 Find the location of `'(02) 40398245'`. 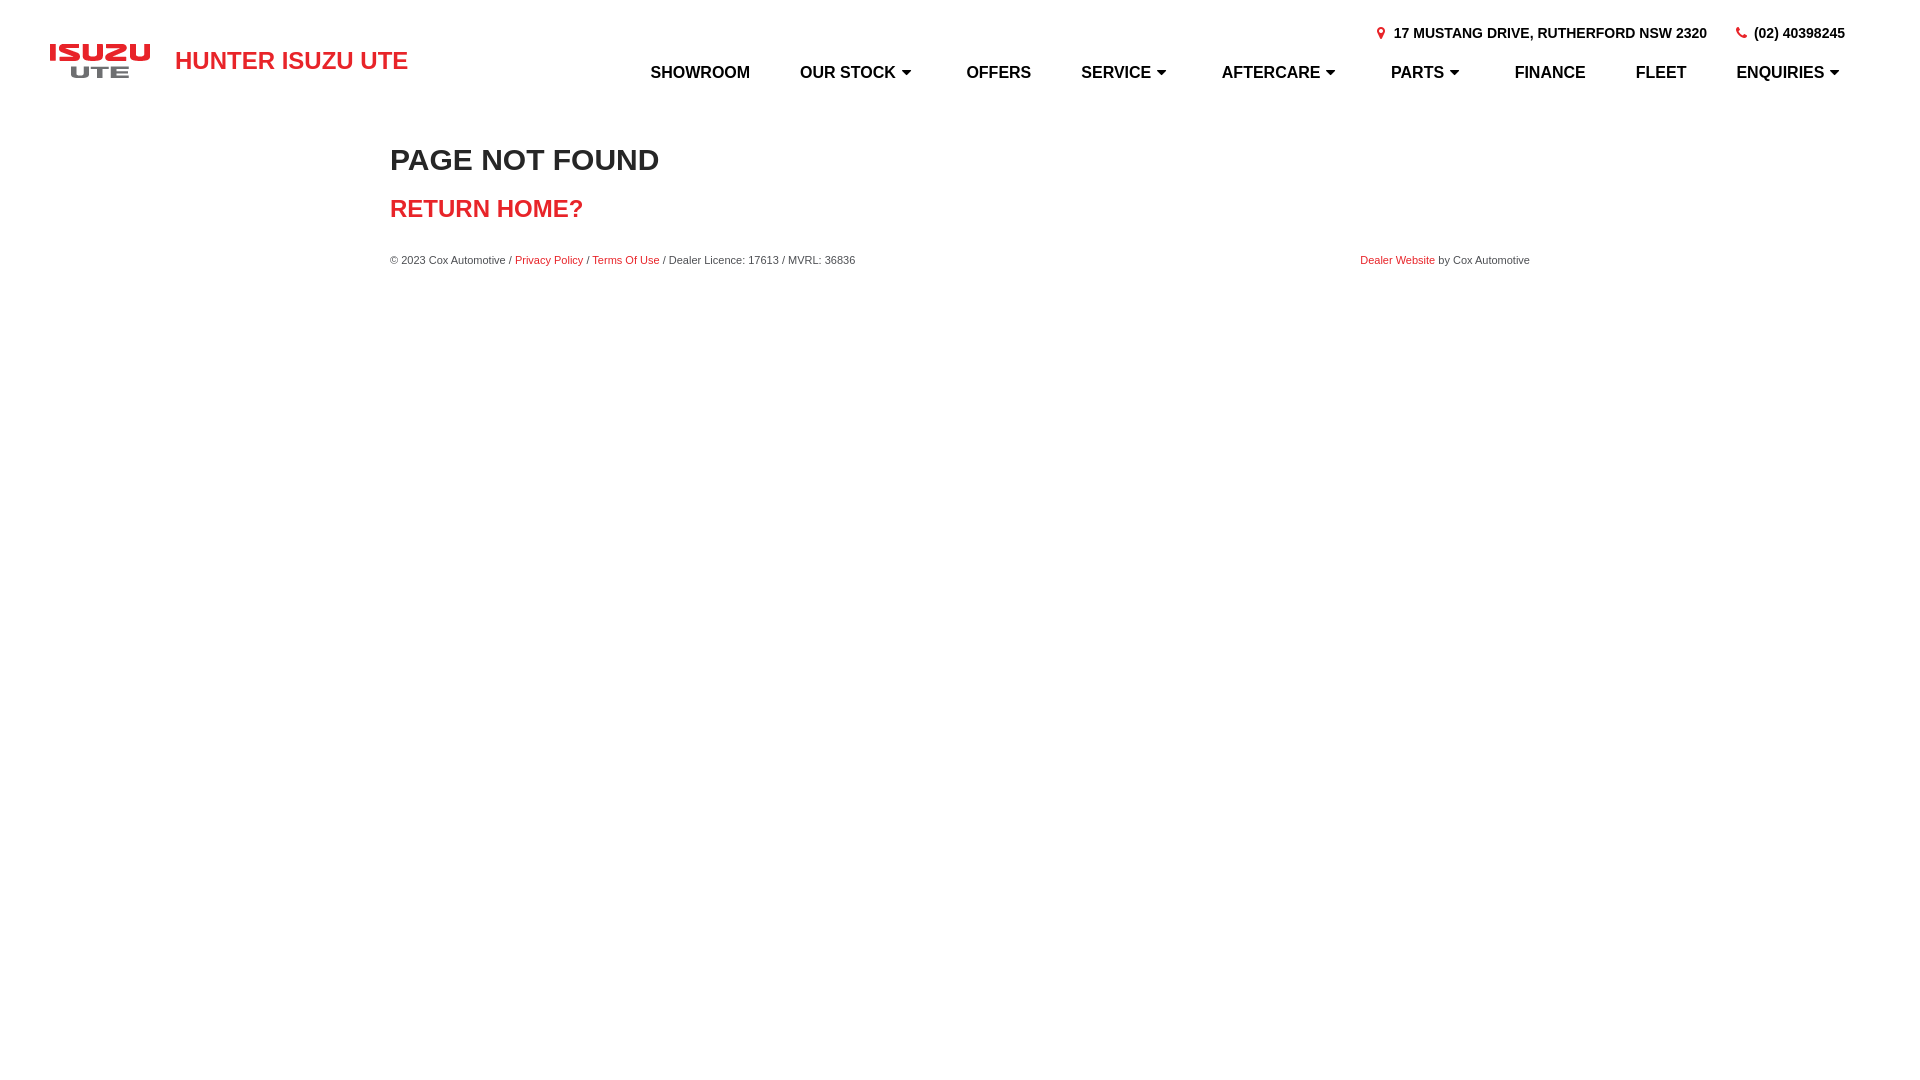

'(02) 40398245' is located at coordinates (1788, 33).